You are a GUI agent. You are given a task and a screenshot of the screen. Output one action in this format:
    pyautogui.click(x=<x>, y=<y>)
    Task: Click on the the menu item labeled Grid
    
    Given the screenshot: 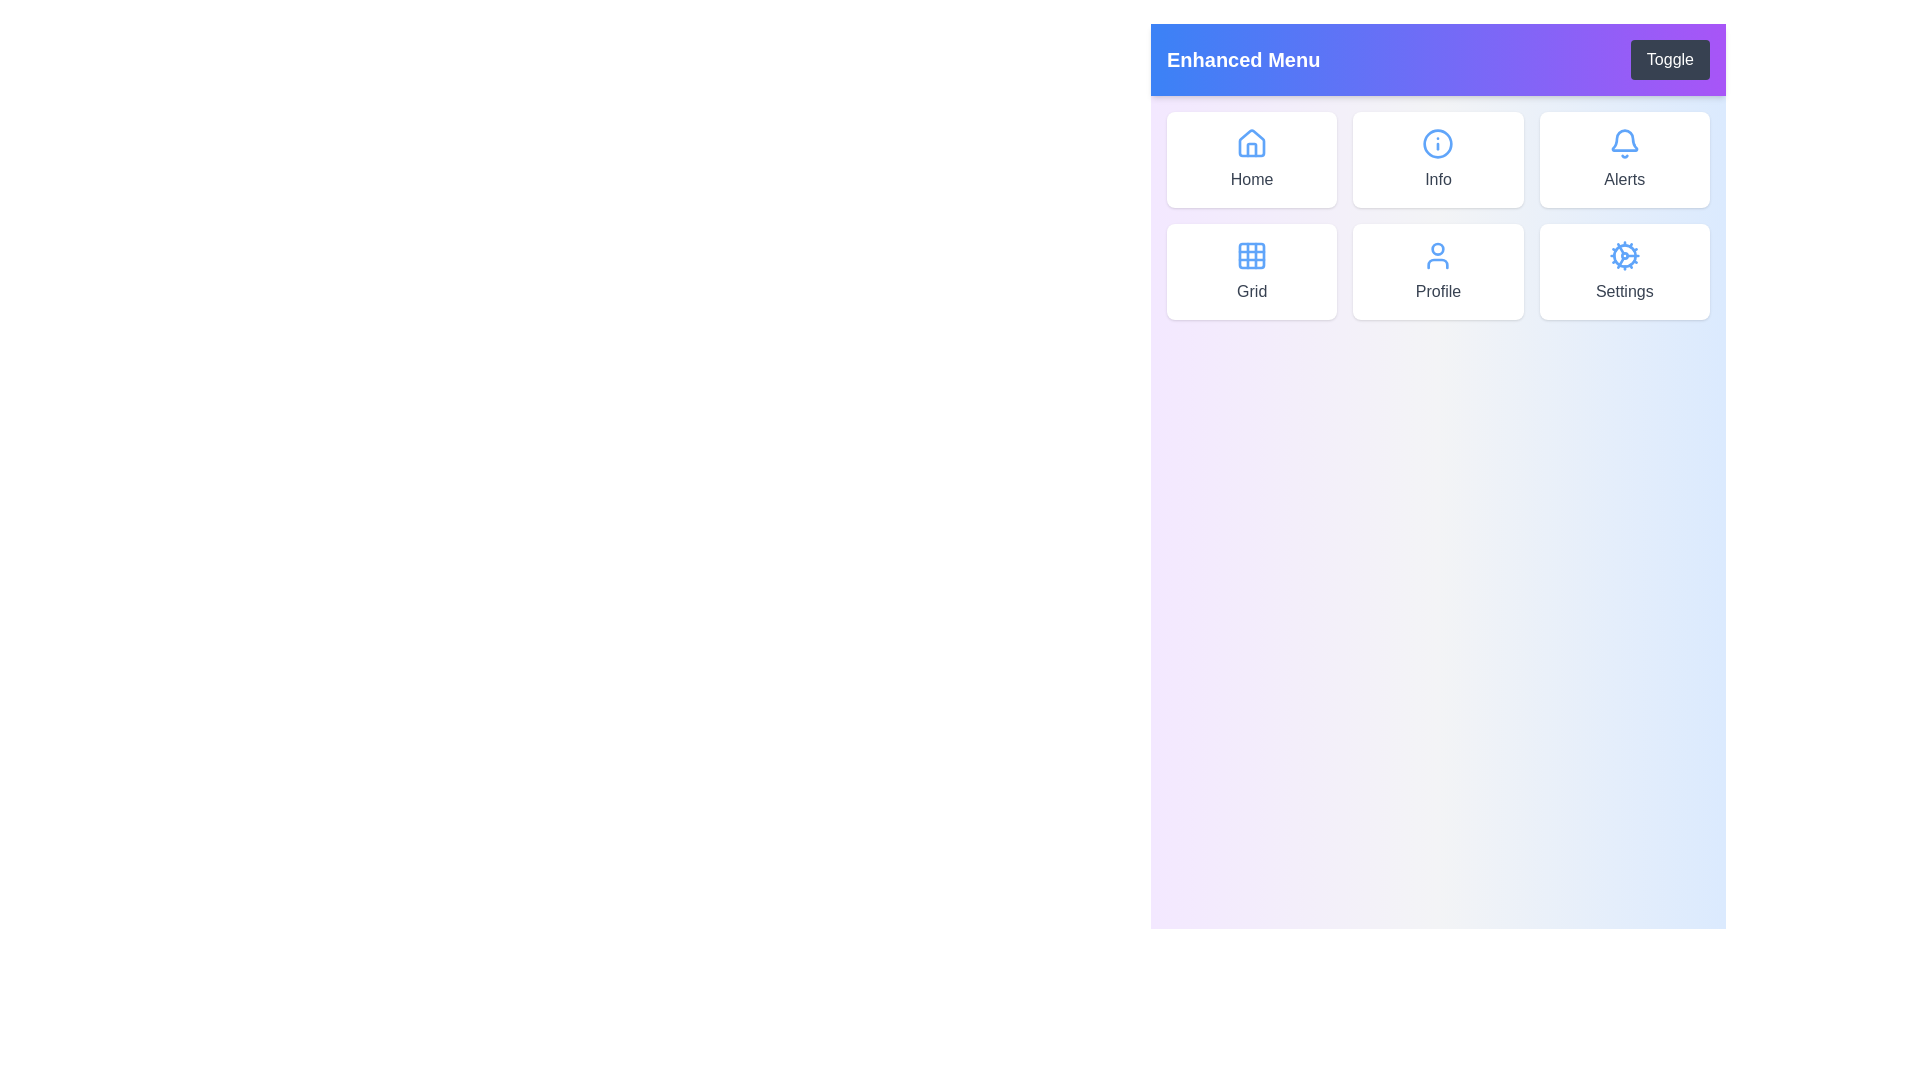 What is the action you would take?
    pyautogui.click(x=1251, y=272)
    